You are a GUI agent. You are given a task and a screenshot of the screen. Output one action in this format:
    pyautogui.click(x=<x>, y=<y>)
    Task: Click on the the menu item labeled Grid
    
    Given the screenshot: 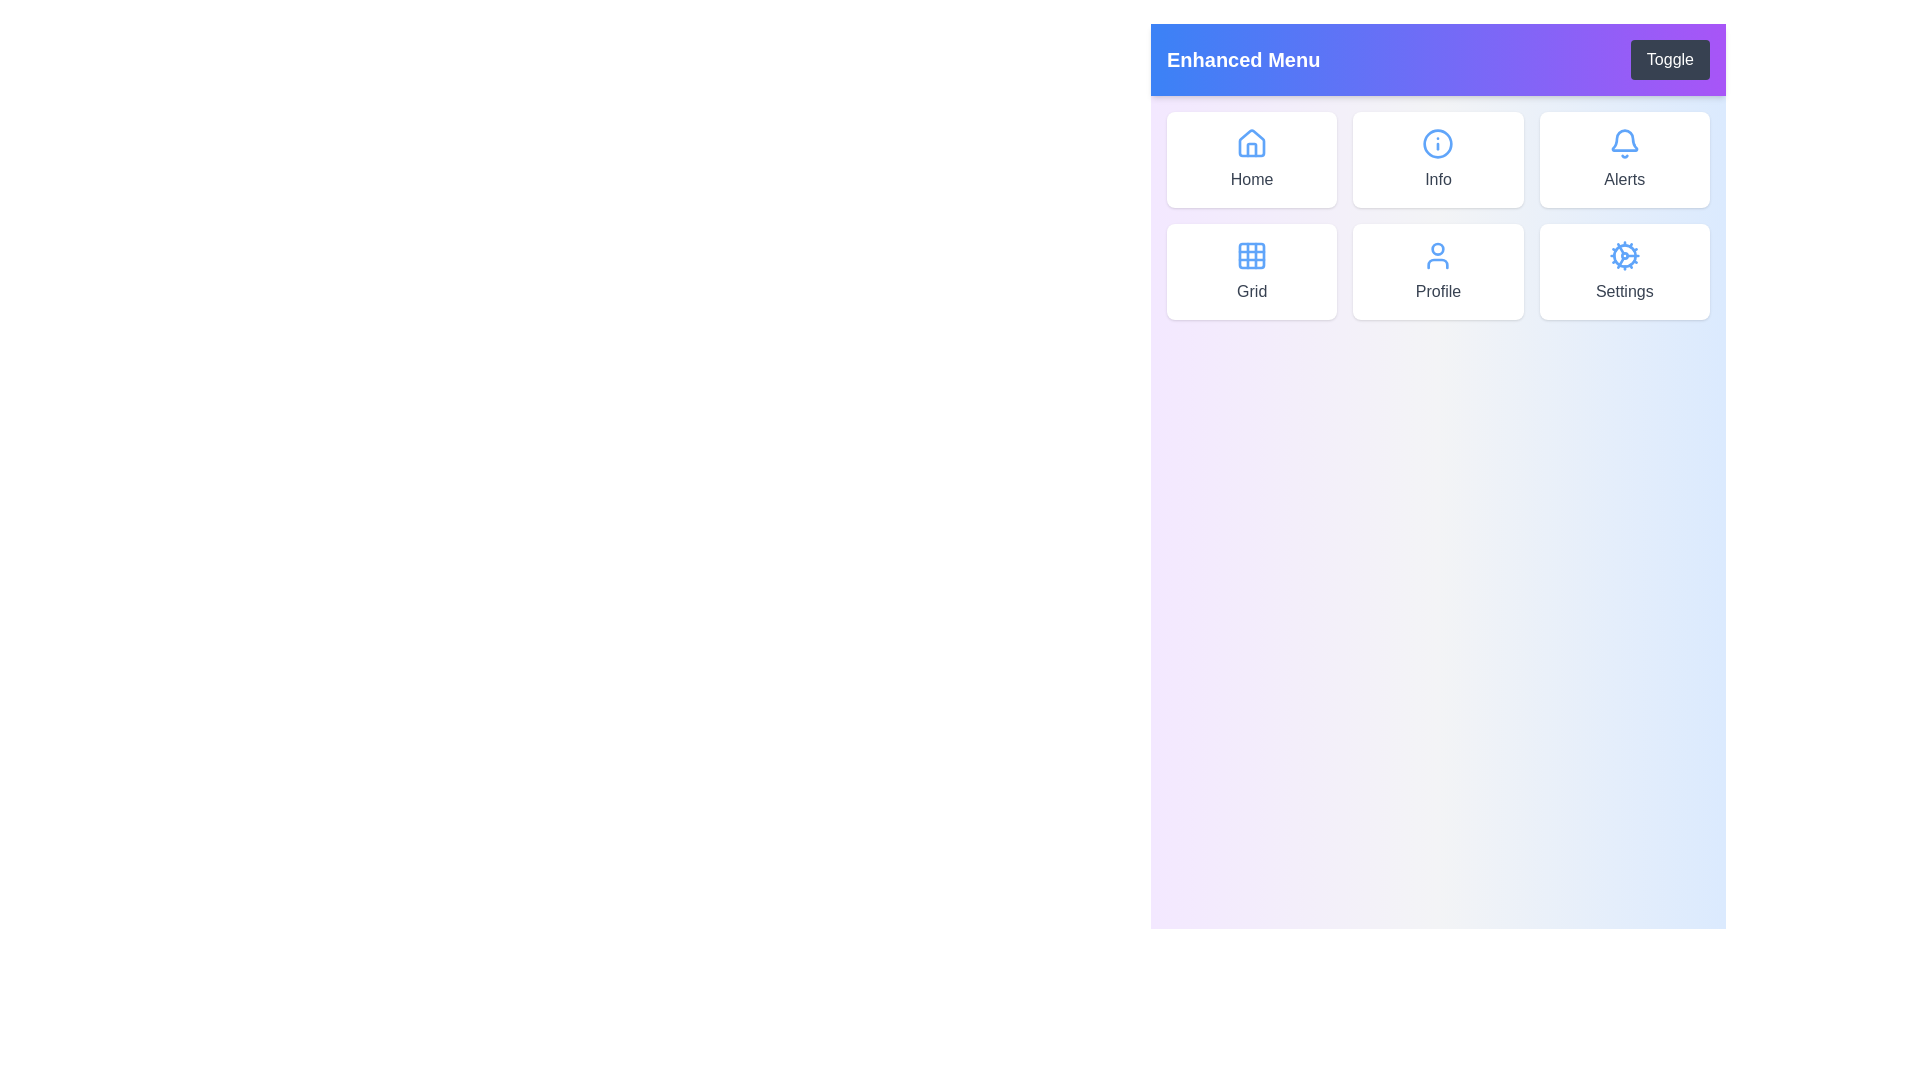 What is the action you would take?
    pyautogui.click(x=1251, y=272)
    